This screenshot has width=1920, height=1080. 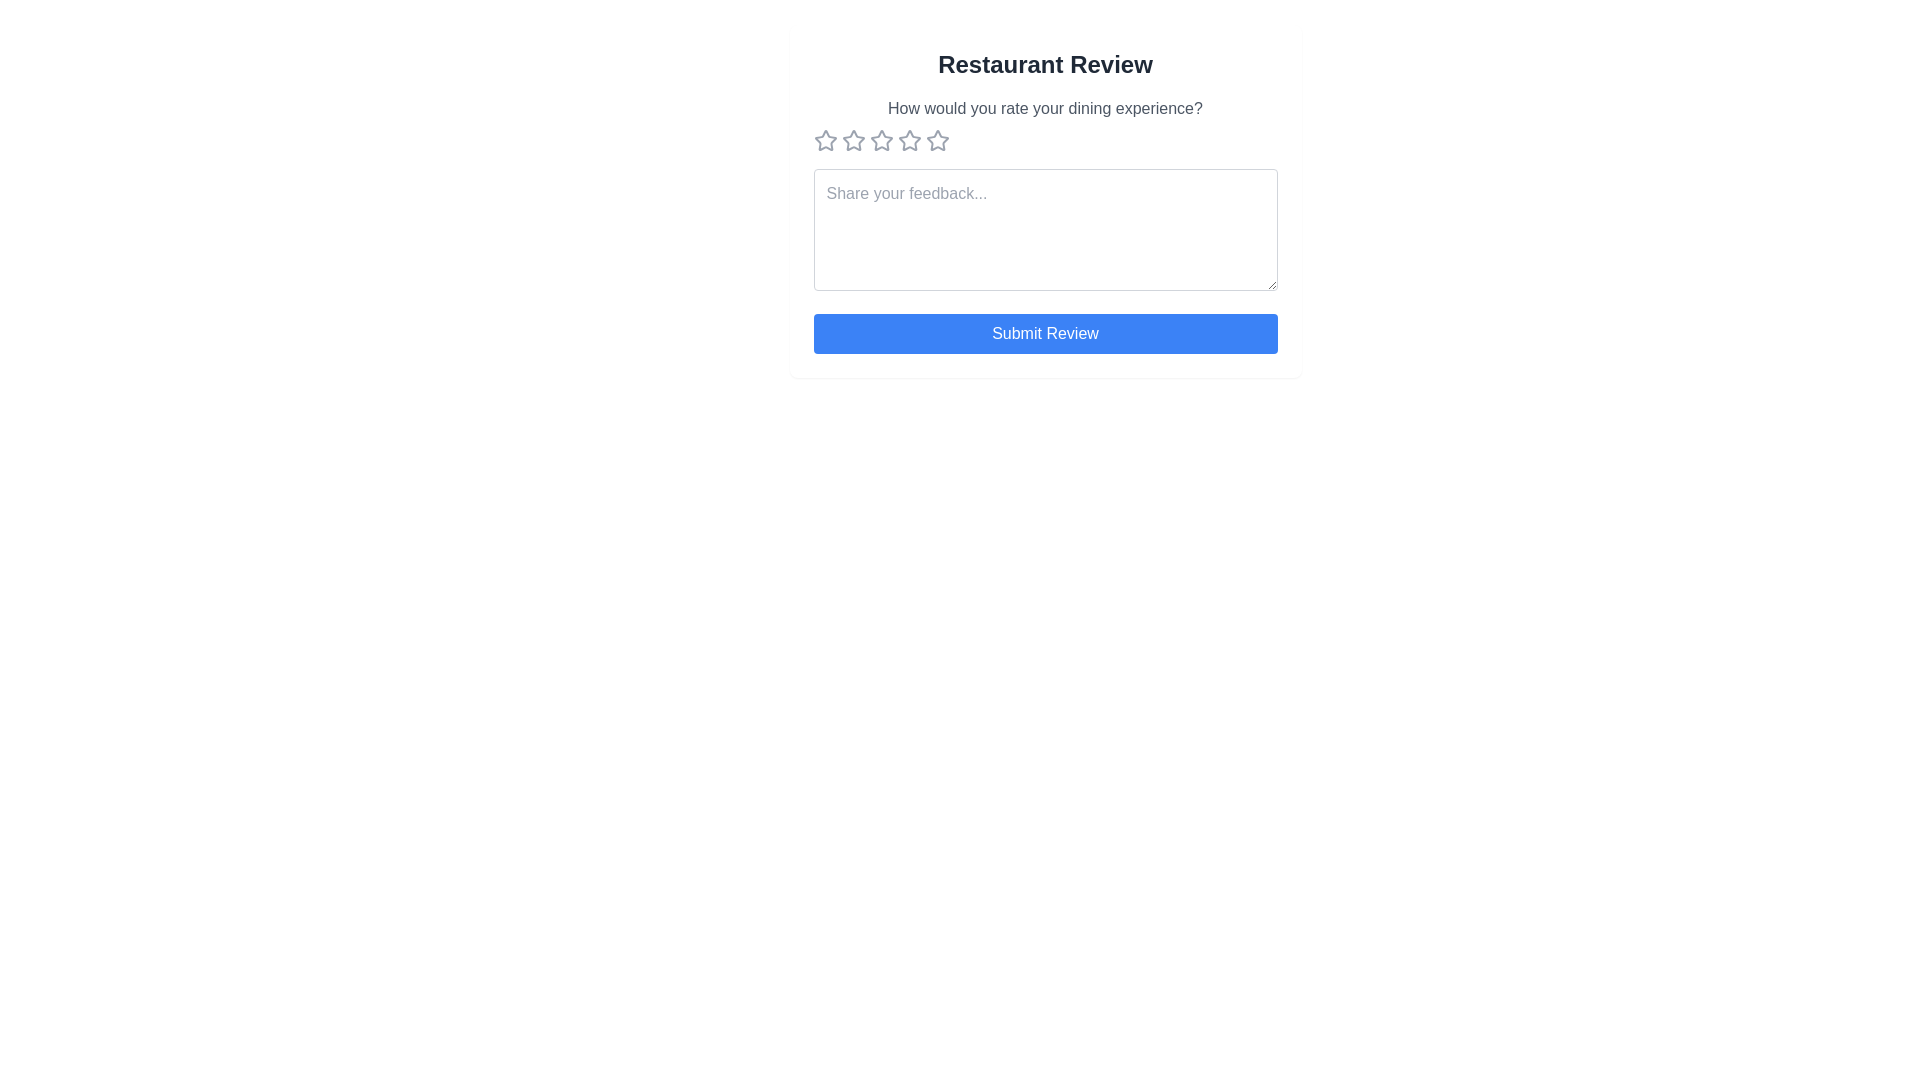 What do you see at coordinates (1044, 229) in the screenshot?
I see `the feedback textarea and type the feedback text` at bounding box center [1044, 229].